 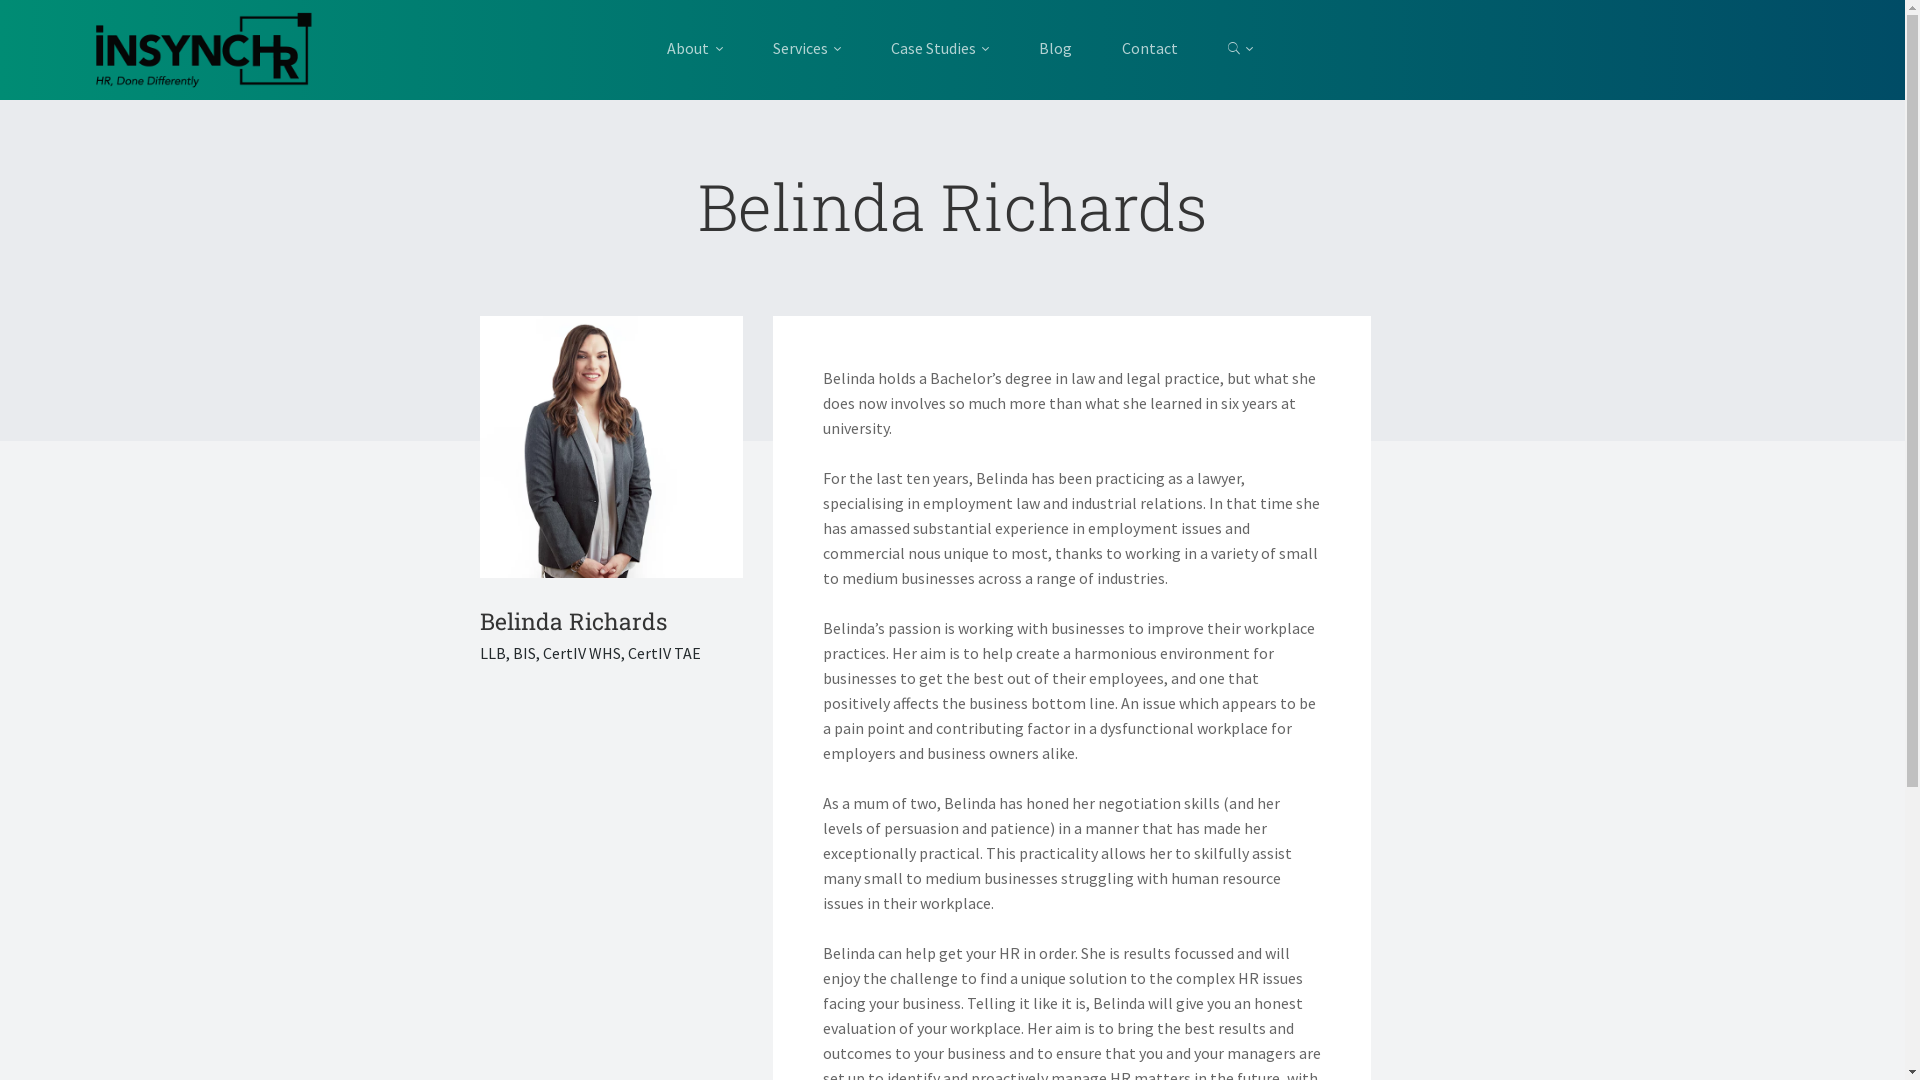 I want to click on 'Contact', so click(x=1096, y=47).